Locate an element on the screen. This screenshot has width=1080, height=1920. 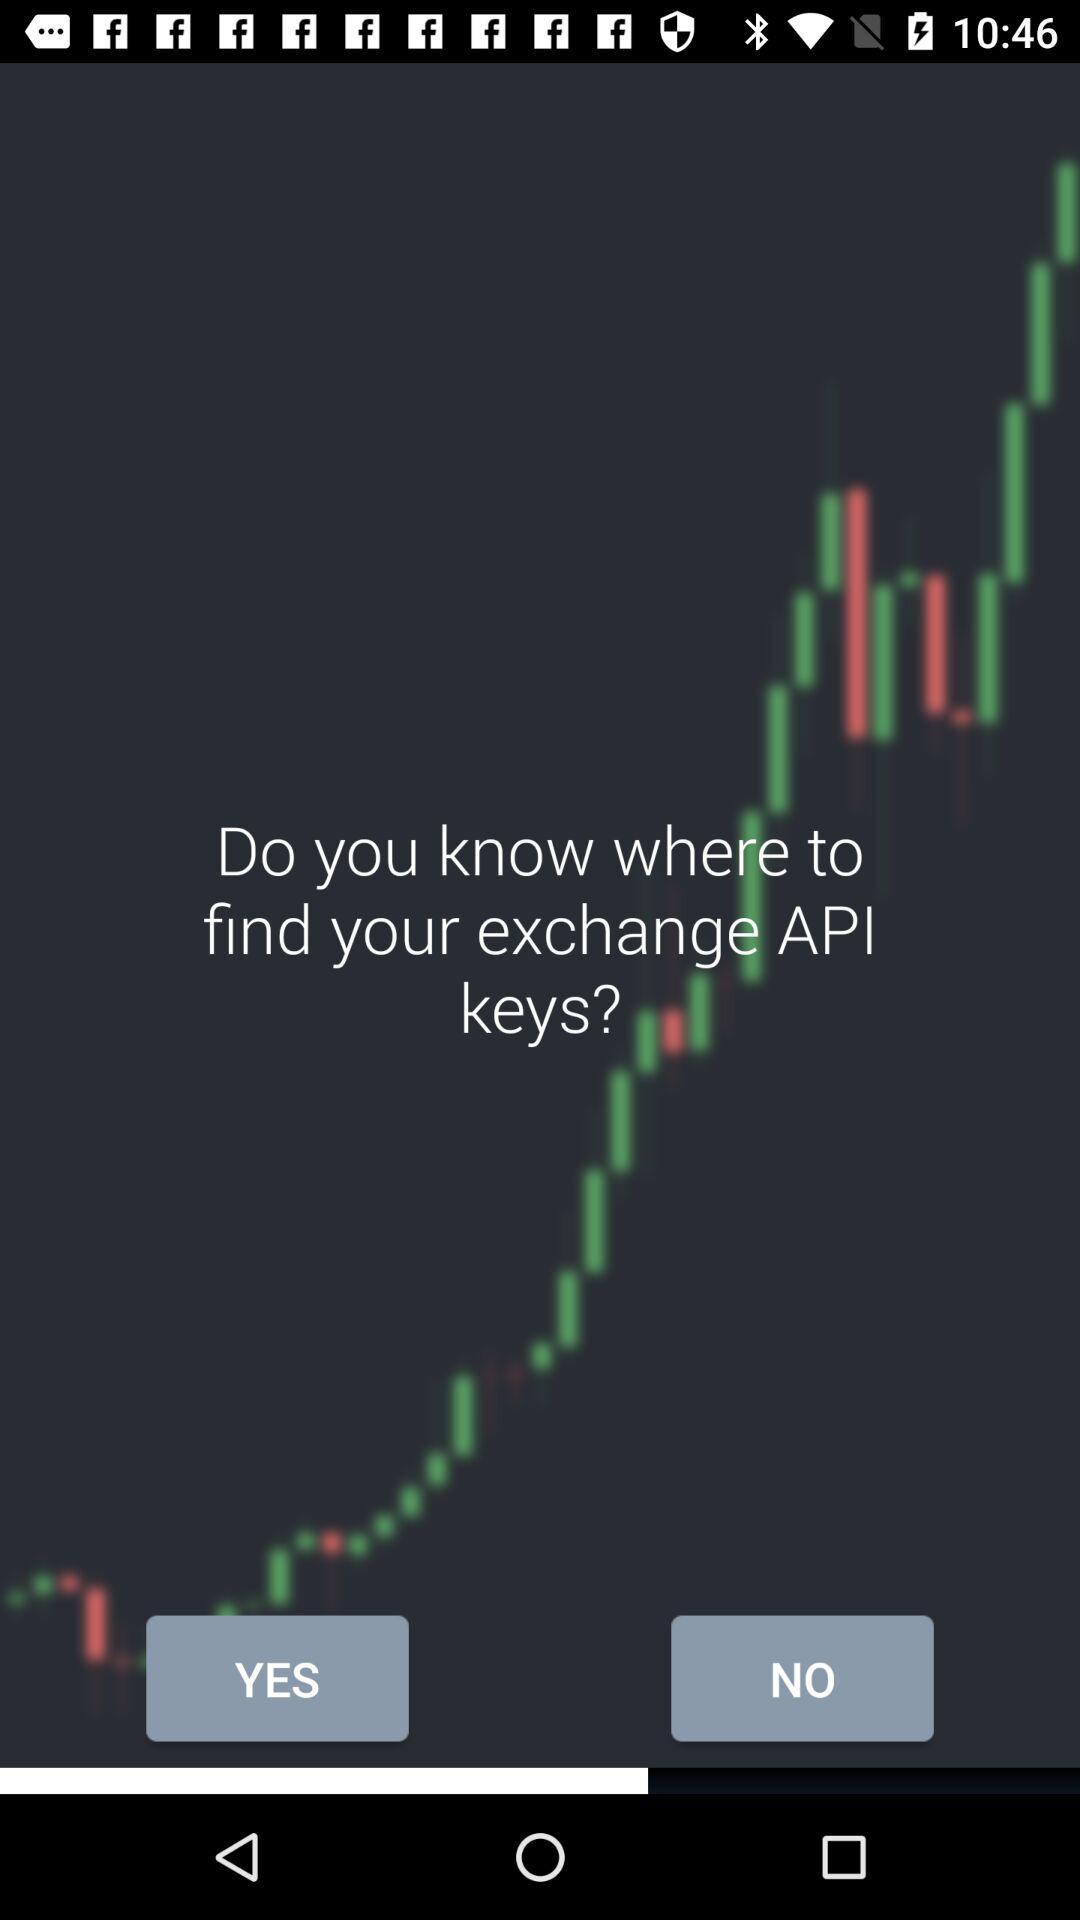
the icon next to the no icon is located at coordinates (277, 1678).